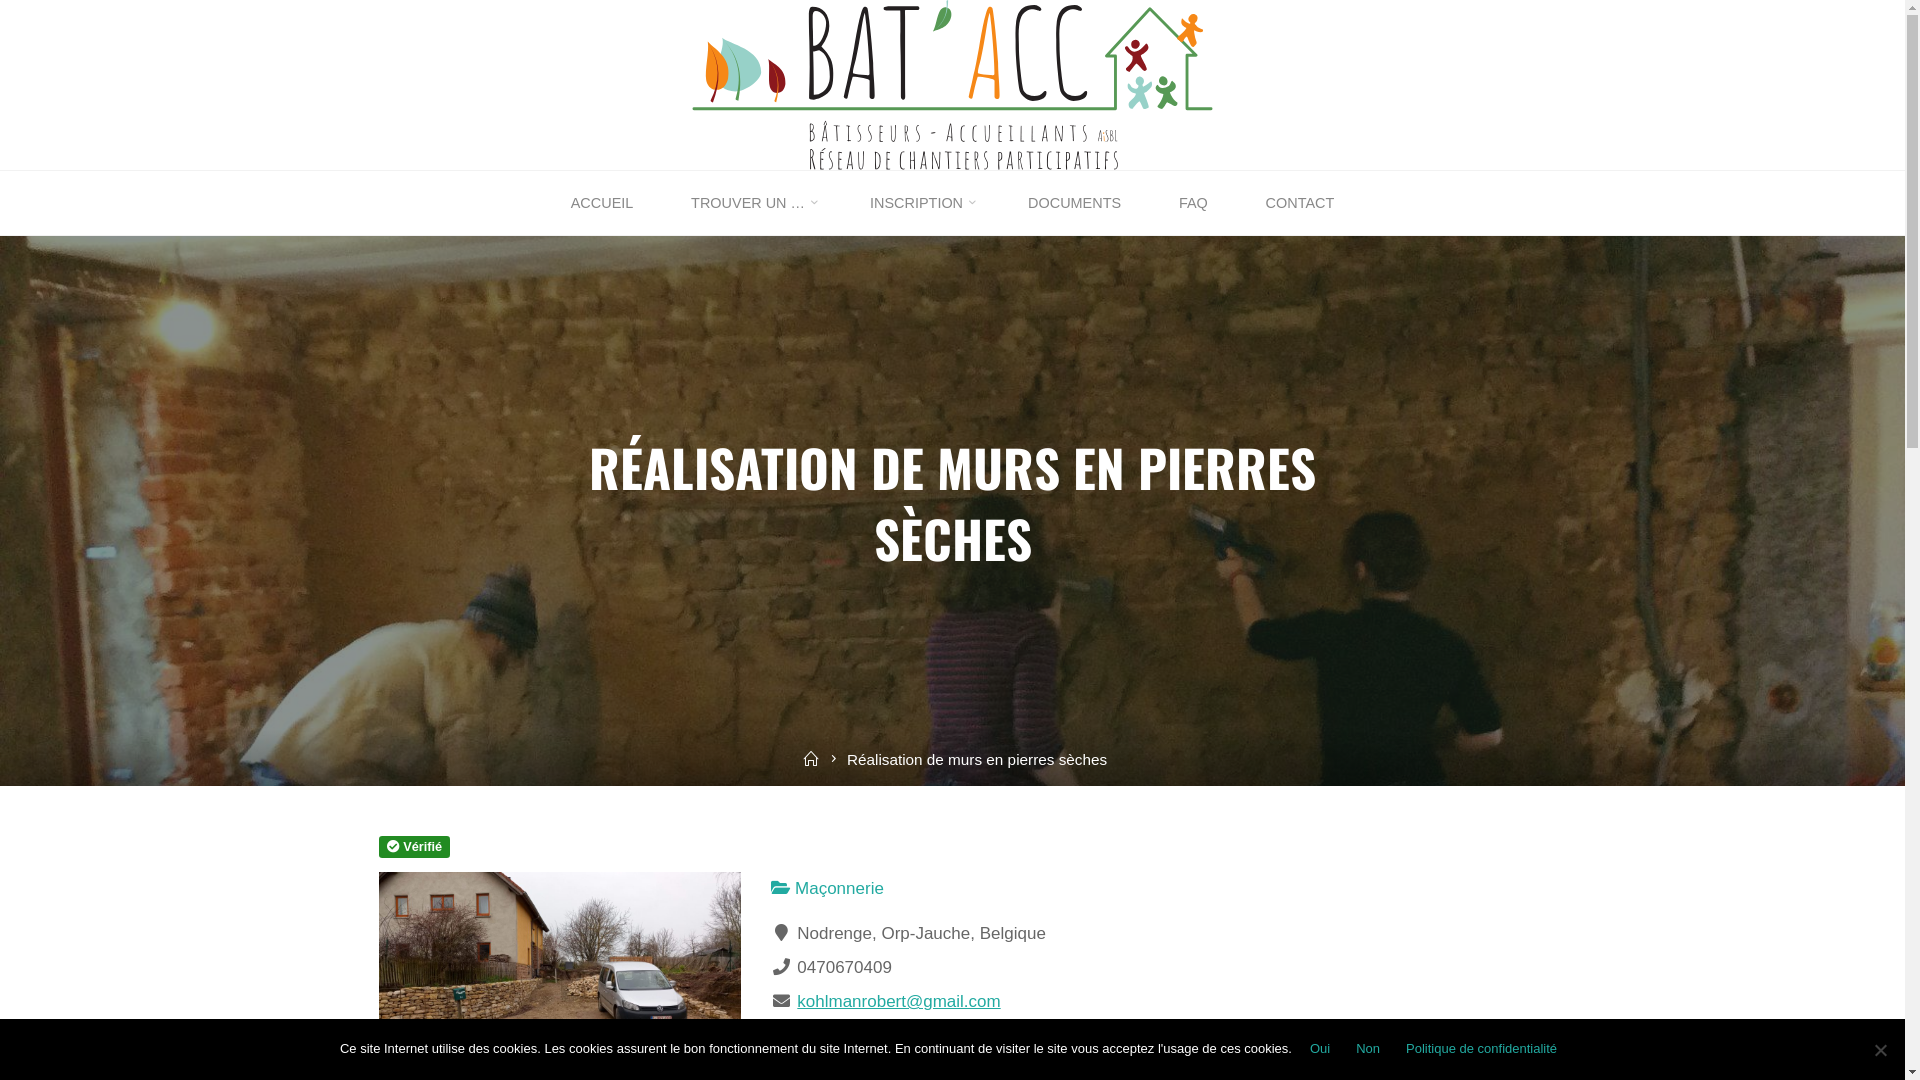 The height and width of the screenshot is (1080, 1920). Describe the element at coordinates (600, 203) in the screenshot. I see `'ACCUEIL'` at that location.